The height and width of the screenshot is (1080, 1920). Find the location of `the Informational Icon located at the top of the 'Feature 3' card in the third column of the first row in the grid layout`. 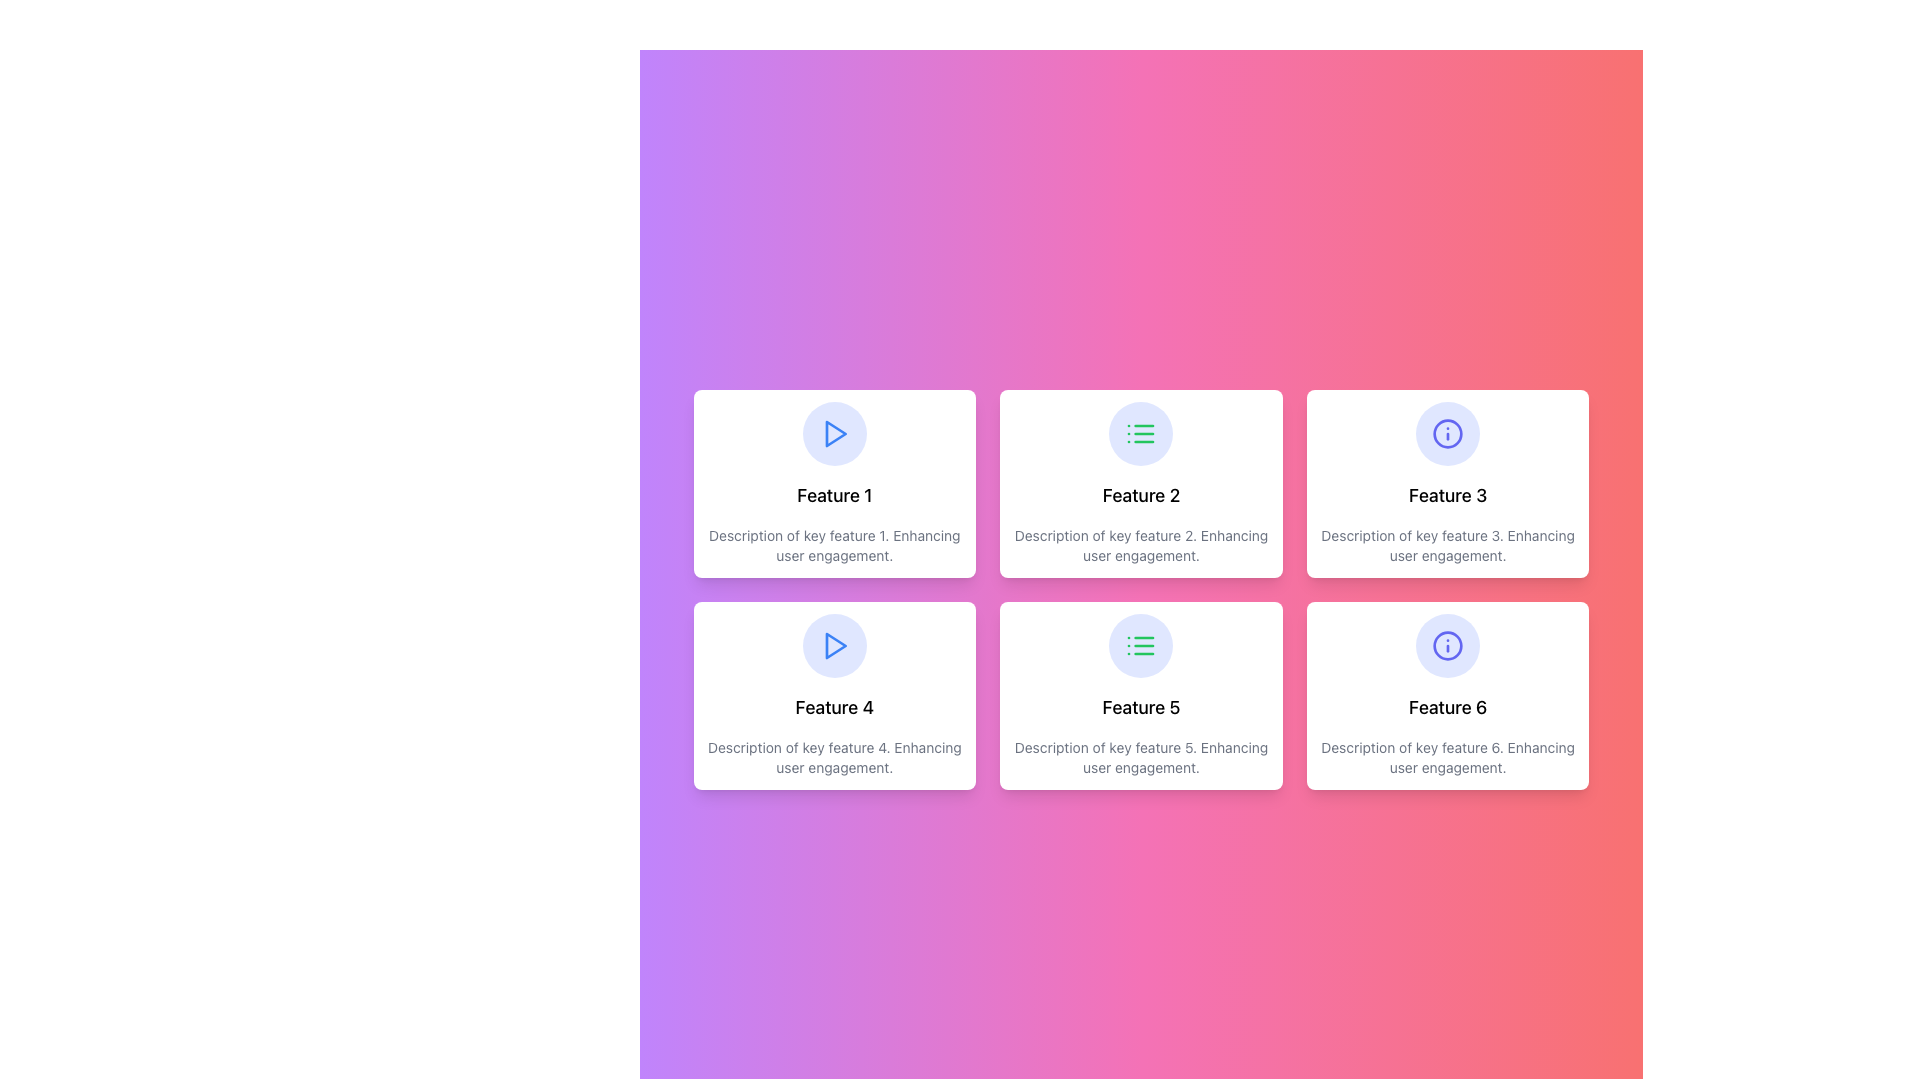

the Informational Icon located at the top of the 'Feature 3' card in the third column of the first row in the grid layout is located at coordinates (1448, 645).